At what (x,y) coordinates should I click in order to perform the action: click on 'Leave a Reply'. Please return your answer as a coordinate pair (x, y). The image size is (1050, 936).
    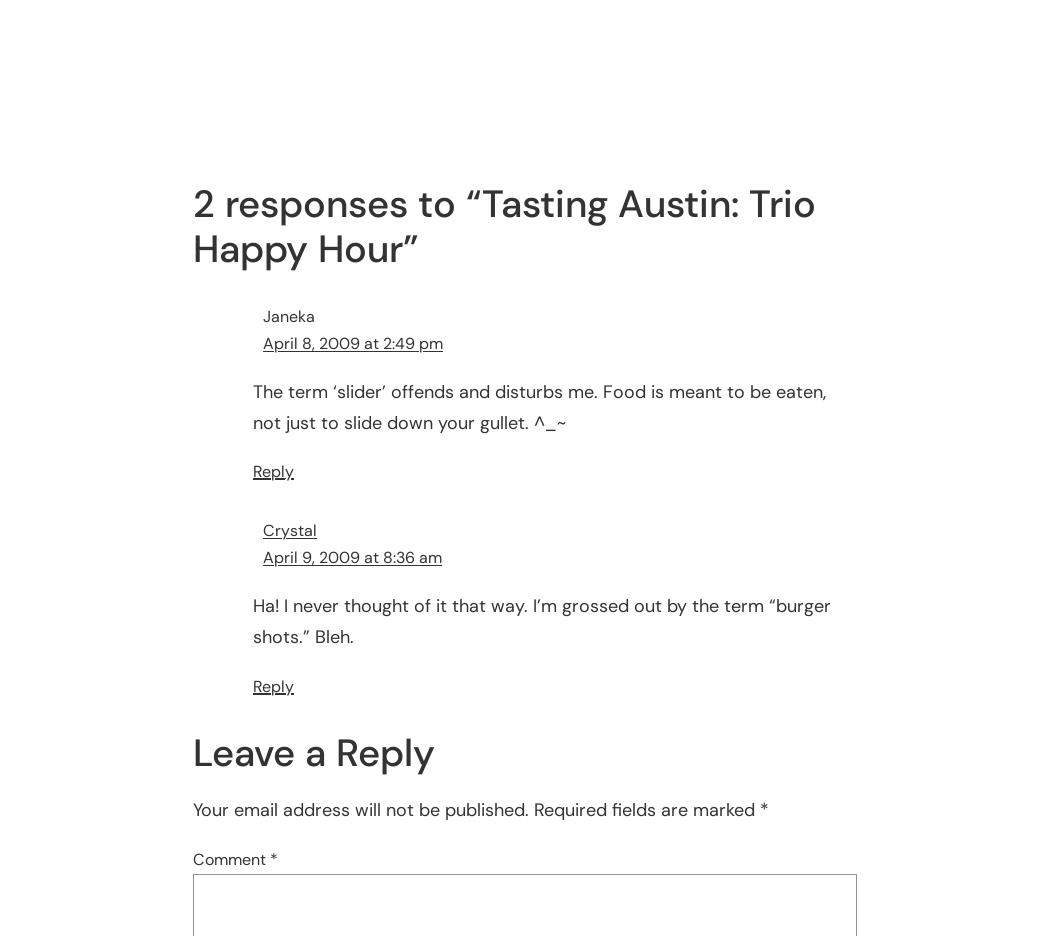
    Looking at the image, I should click on (313, 753).